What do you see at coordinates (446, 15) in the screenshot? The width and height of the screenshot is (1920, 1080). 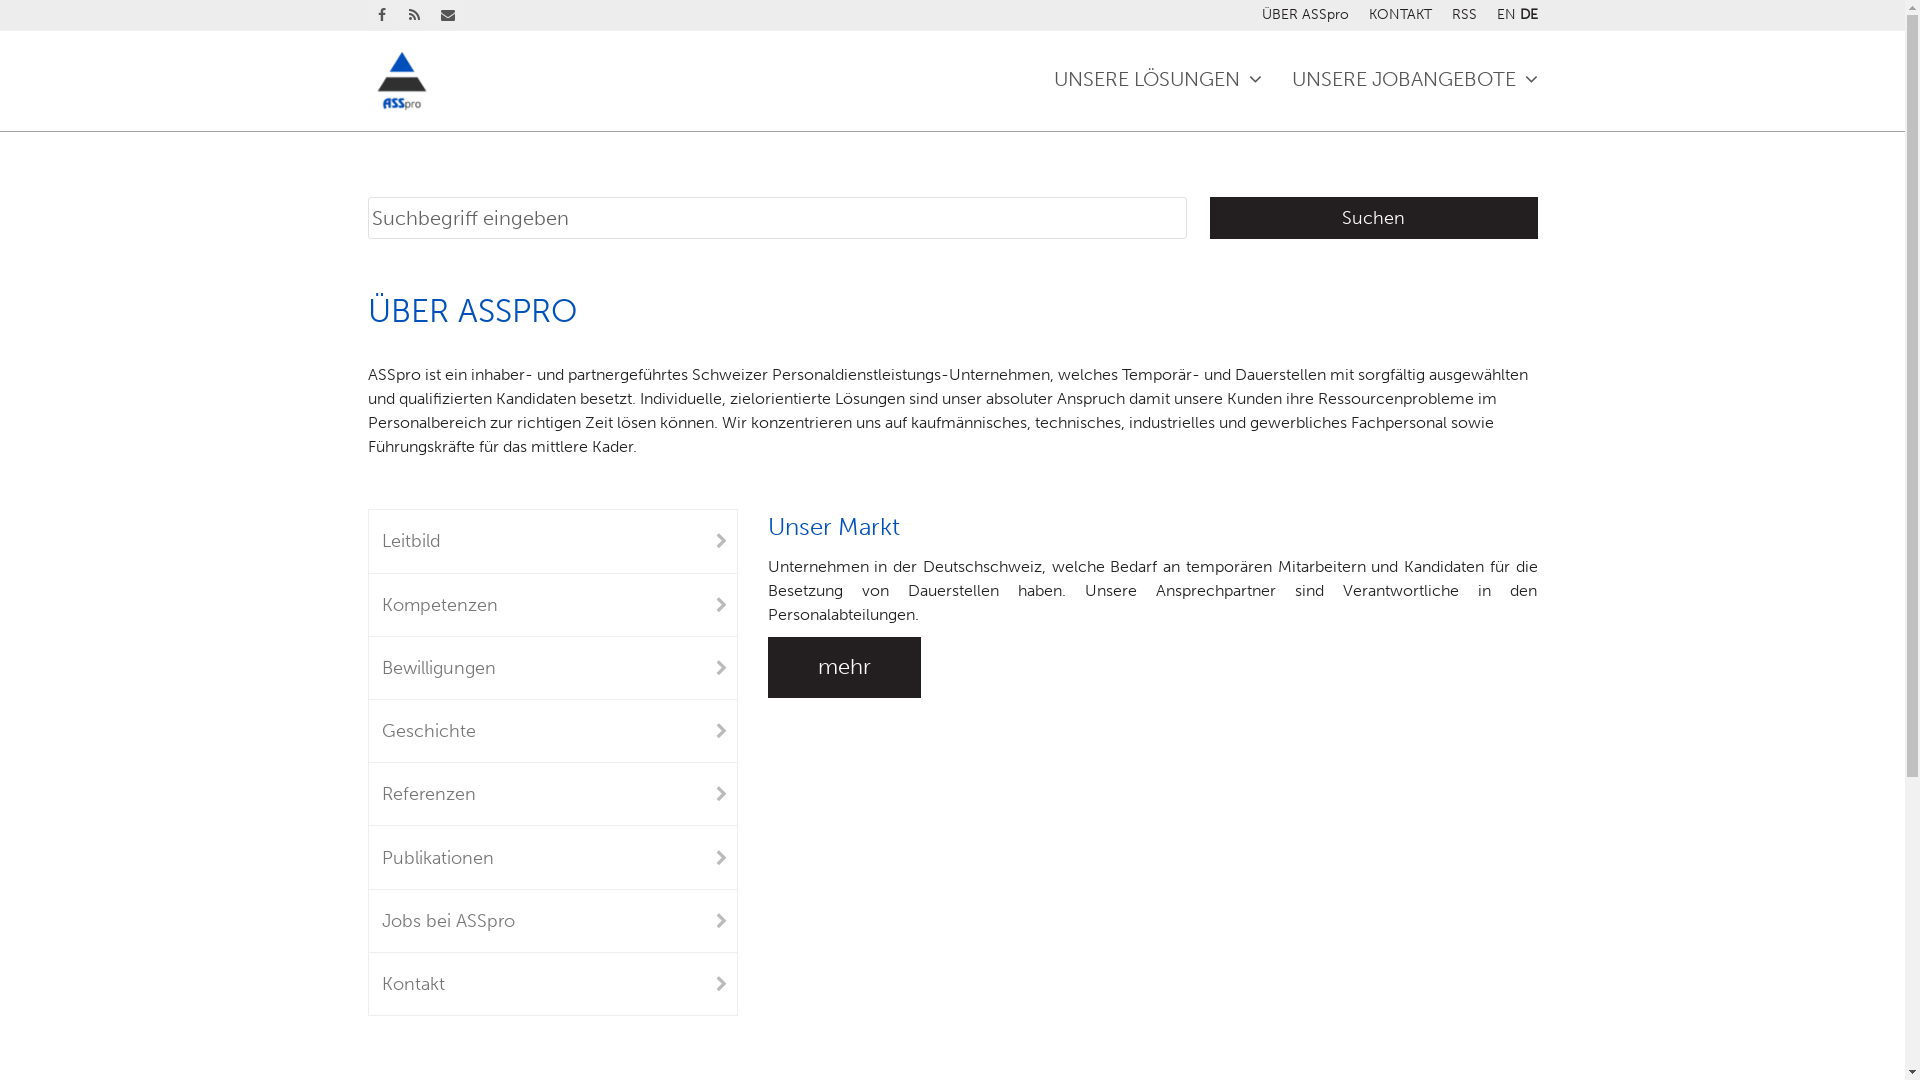 I see `'Email'` at bounding box center [446, 15].